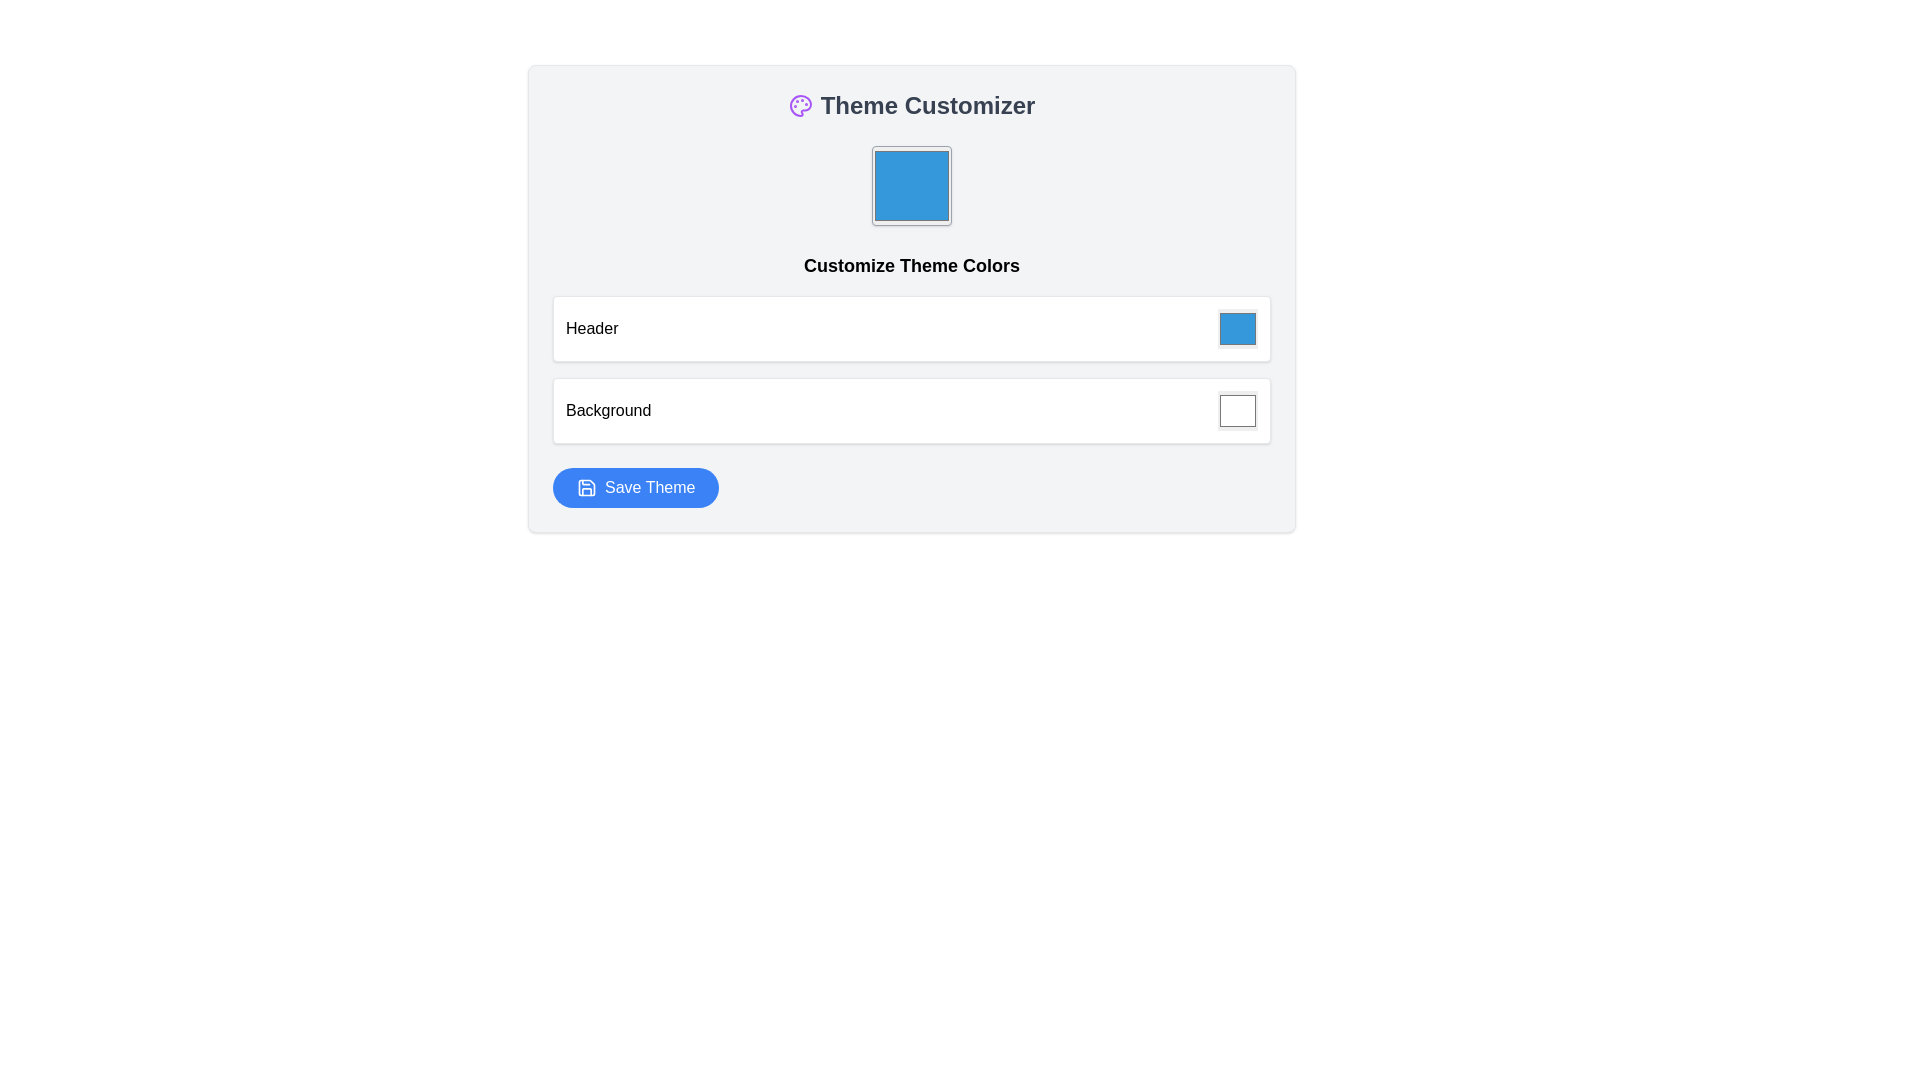 This screenshot has width=1920, height=1080. Describe the element at coordinates (635, 488) in the screenshot. I see `the save button located at the bottom of the 'Theme Customizer' card` at that location.